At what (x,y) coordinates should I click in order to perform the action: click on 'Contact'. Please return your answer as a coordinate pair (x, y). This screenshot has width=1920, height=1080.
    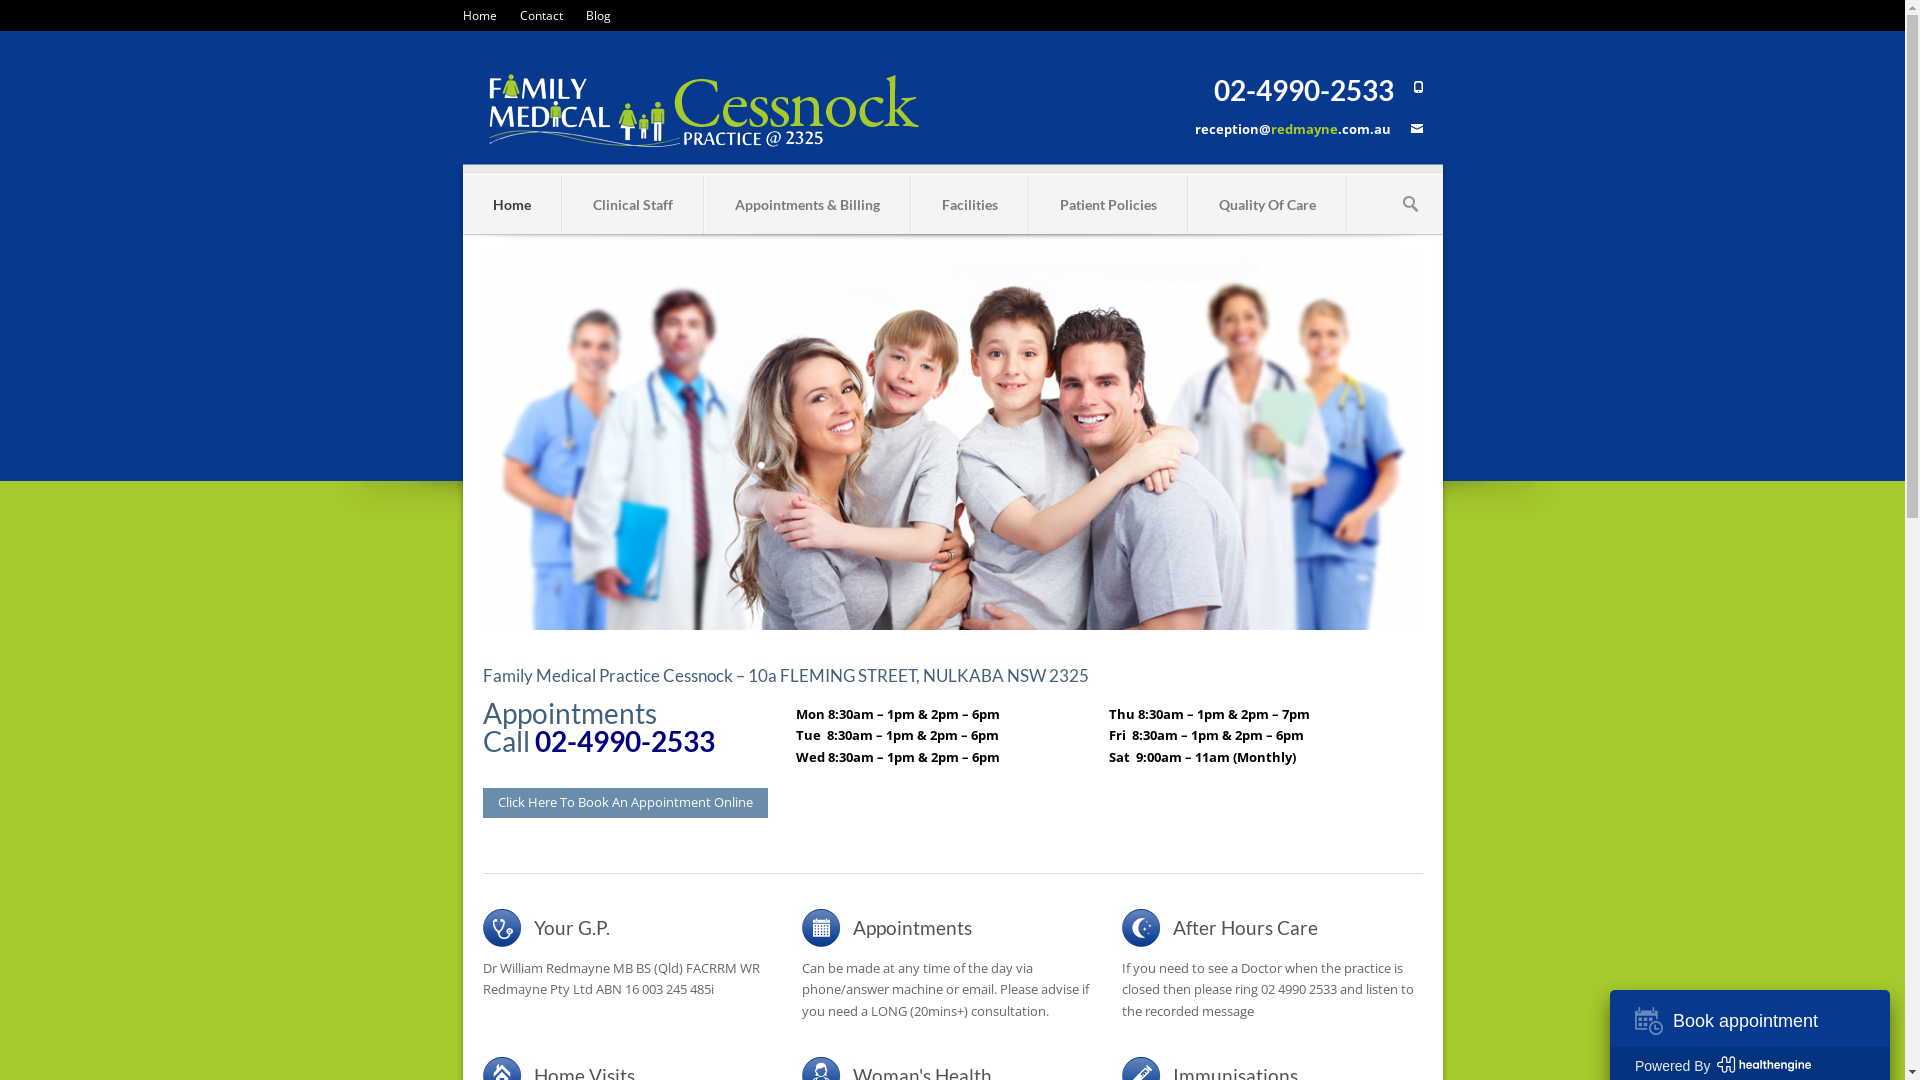
    Looking at the image, I should click on (519, 15).